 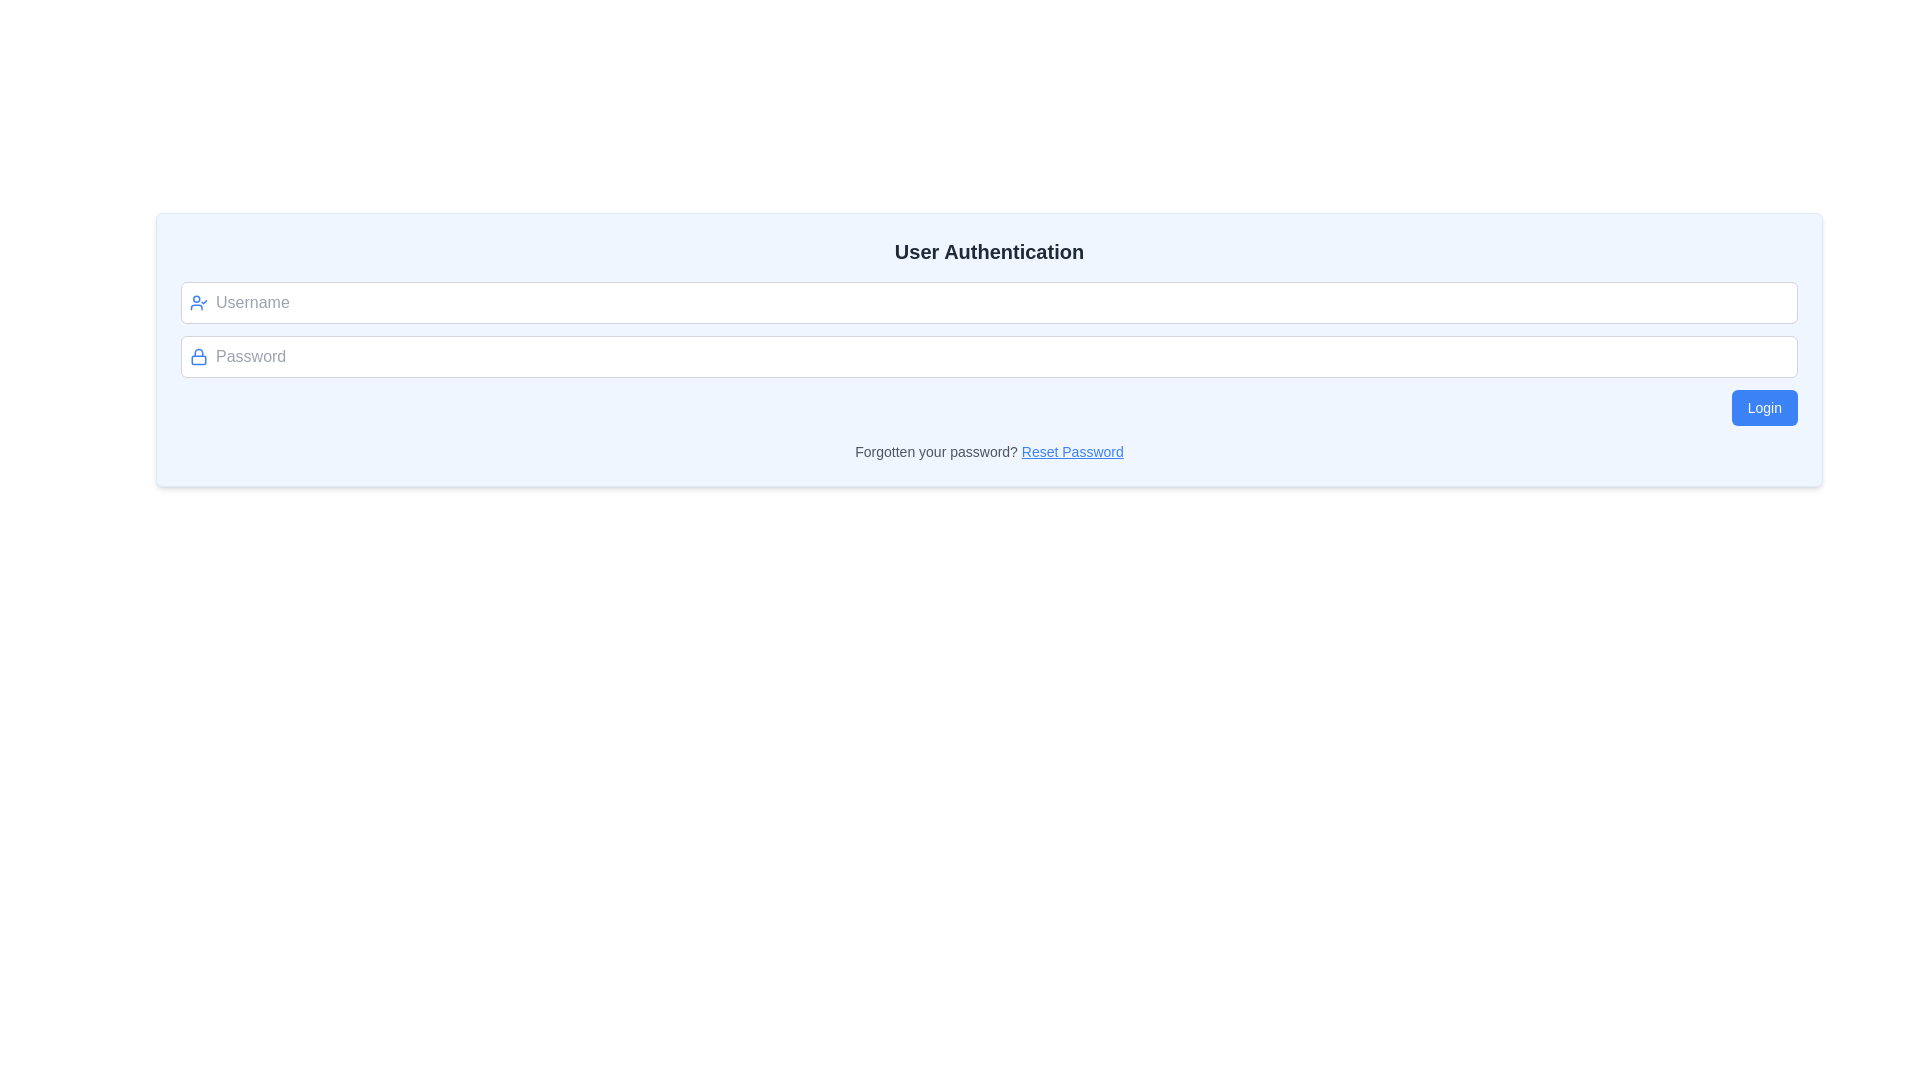 I want to click on the blue lock icon located to the left of the password input field, so click(x=198, y=356).